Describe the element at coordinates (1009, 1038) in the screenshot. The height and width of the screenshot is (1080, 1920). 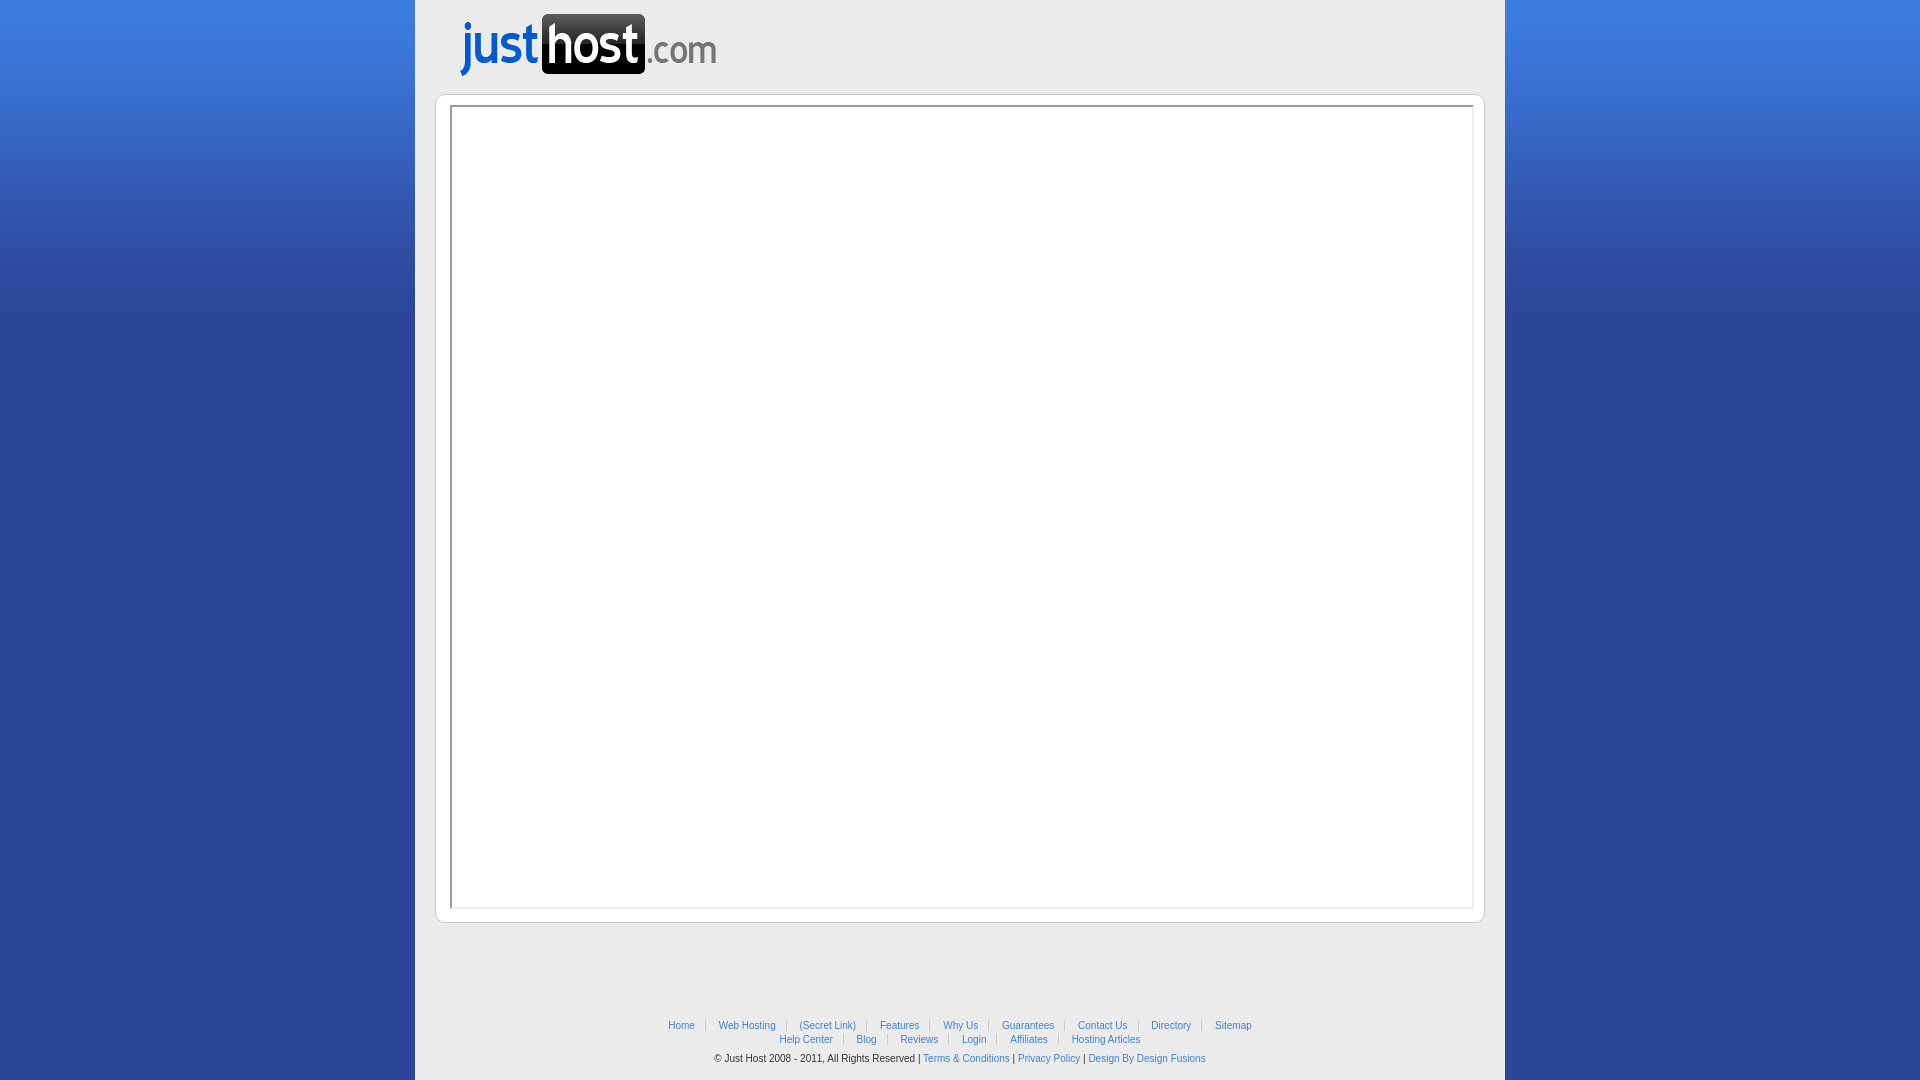
I see `'Affiliates'` at that location.